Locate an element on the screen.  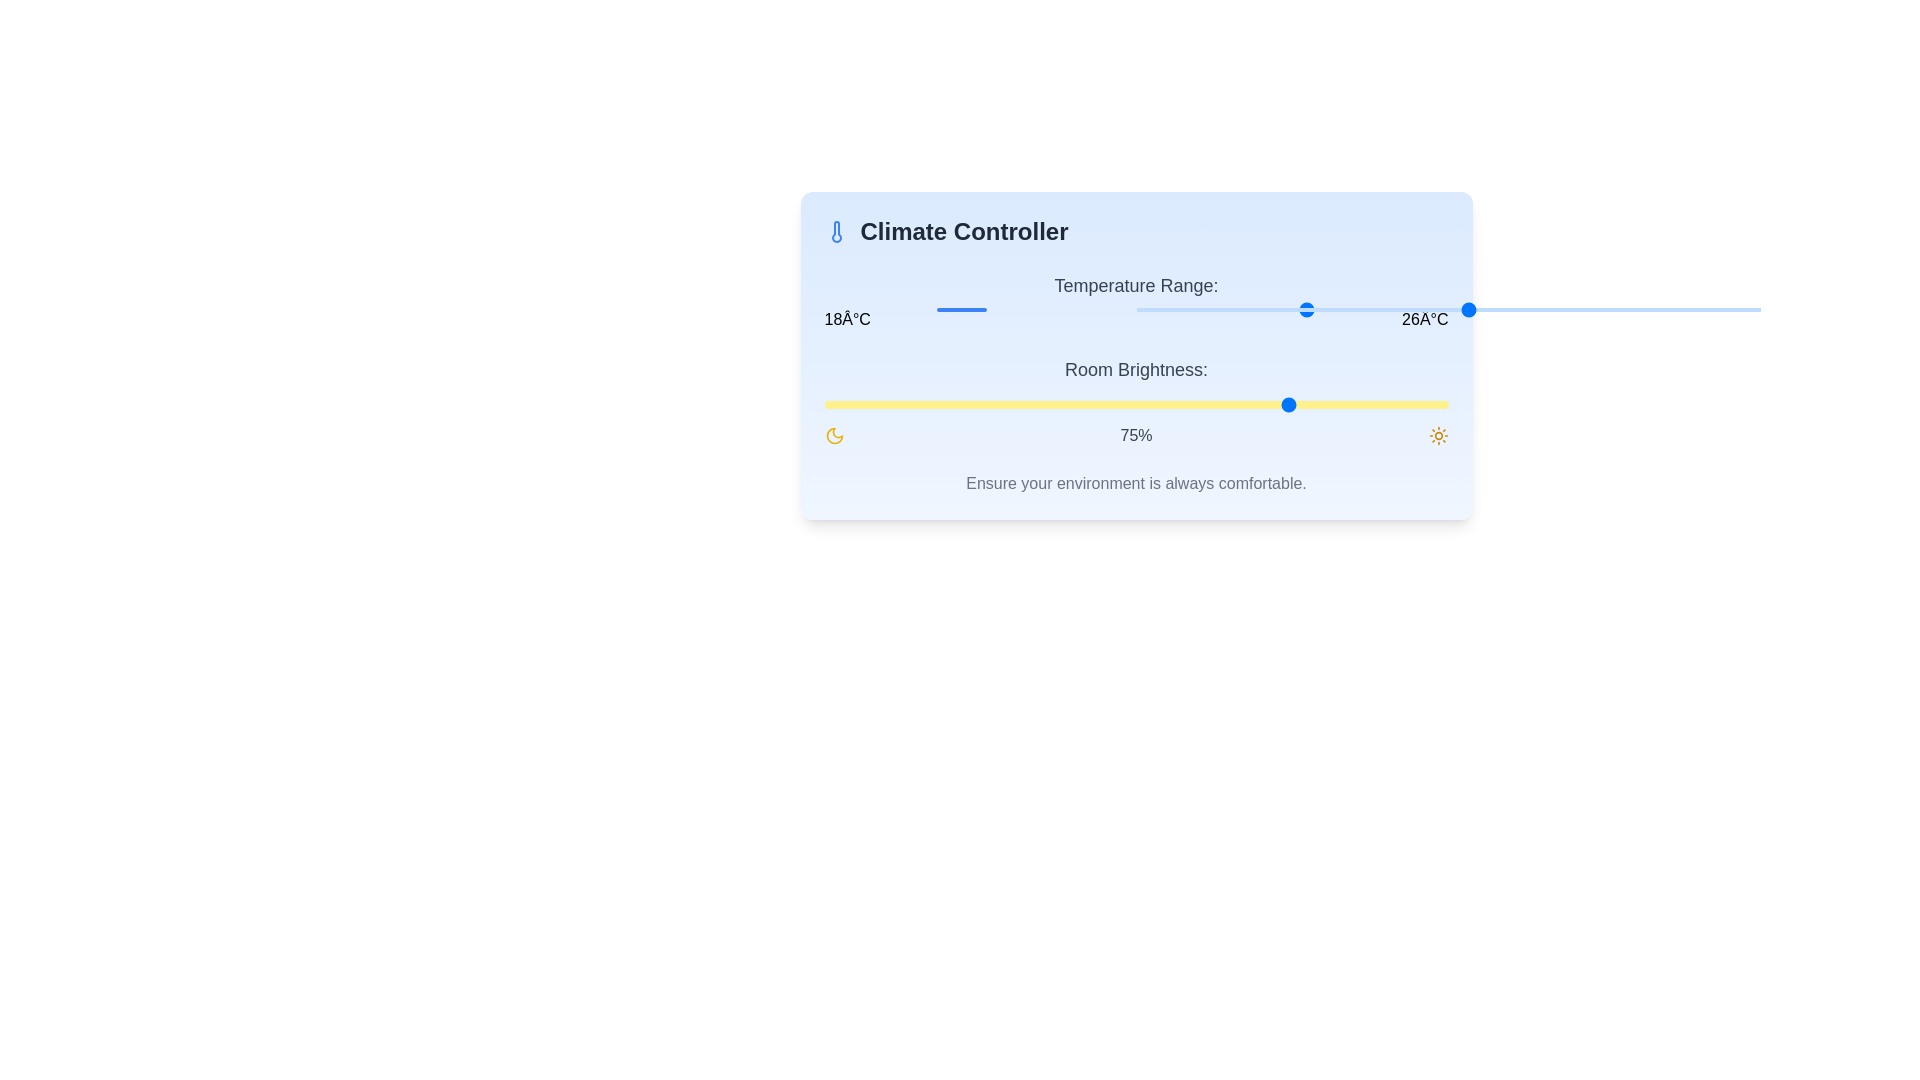
the room brightness is located at coordinates (1216, 405).